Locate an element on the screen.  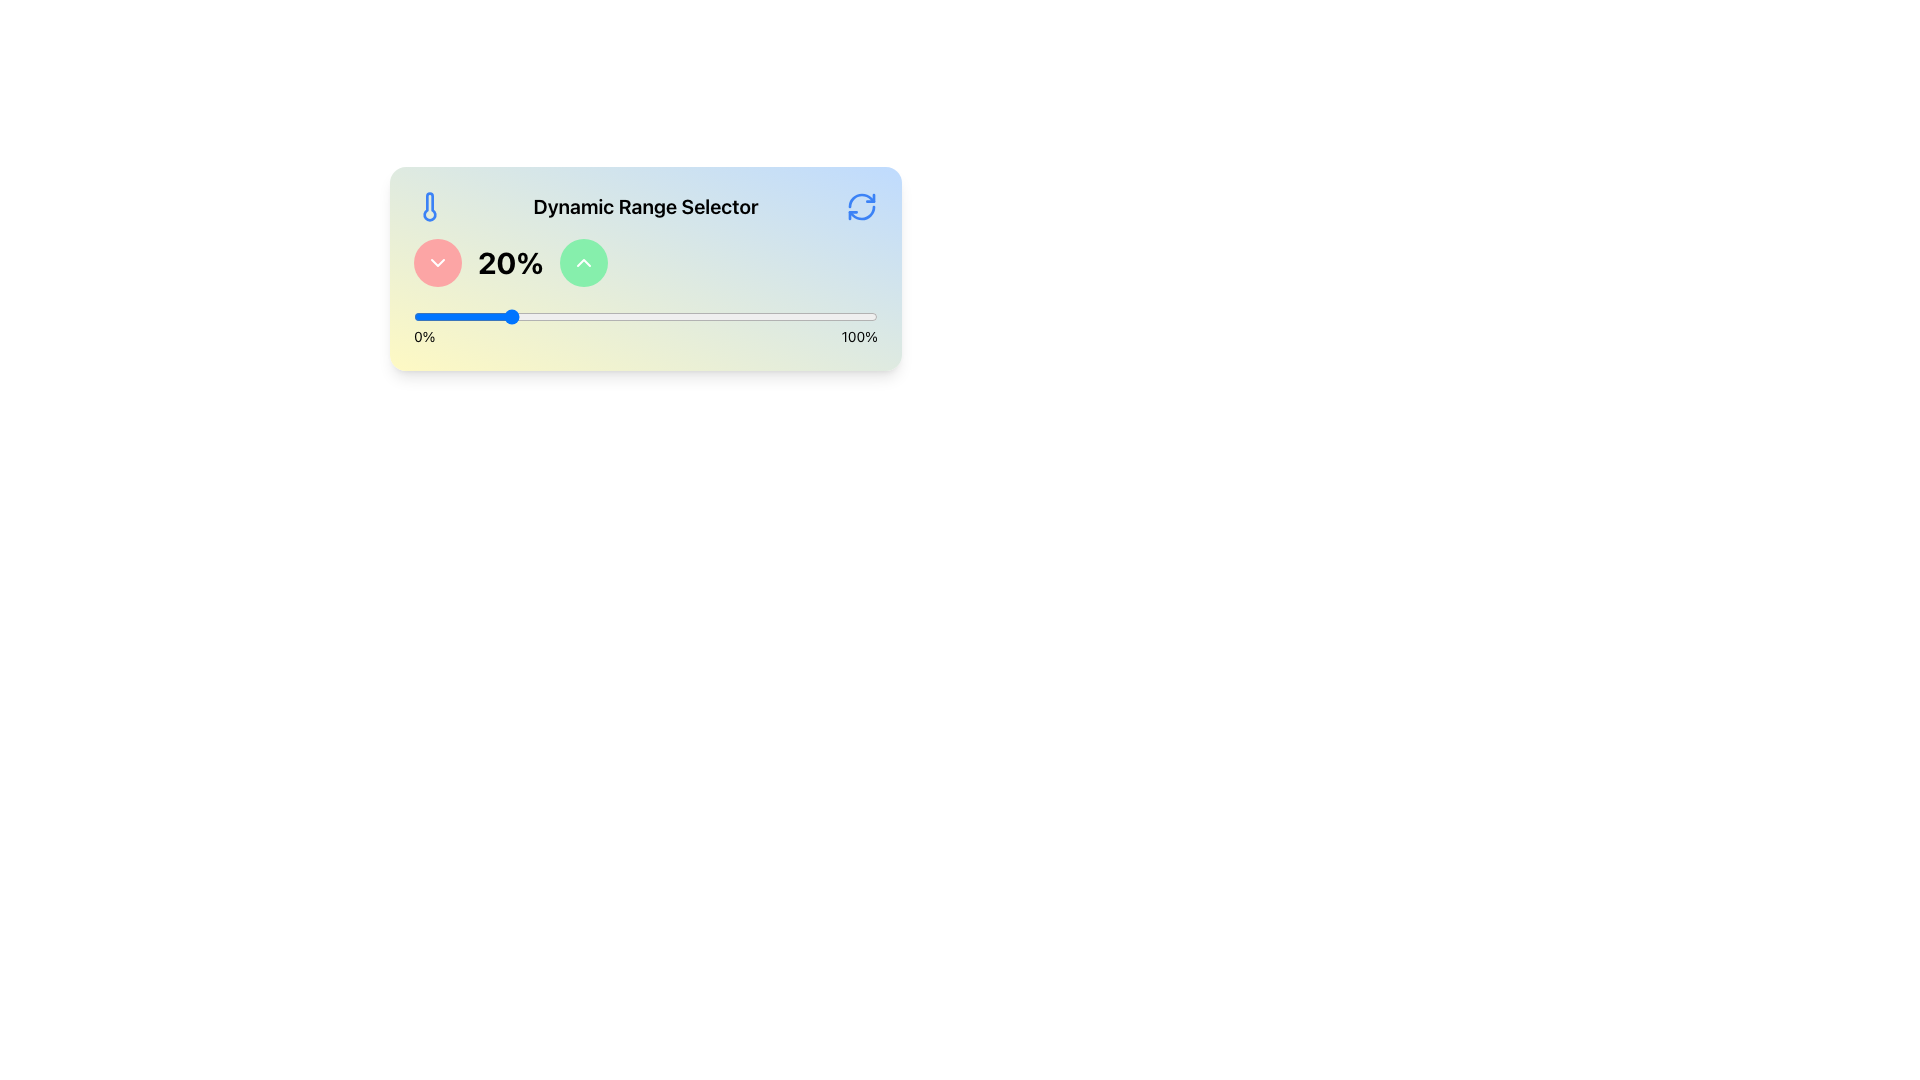
the static labels of a range slider, which display '0%' on the left and '100%' on the right, positioned directly below the slider is located at coordinates (646, 335).